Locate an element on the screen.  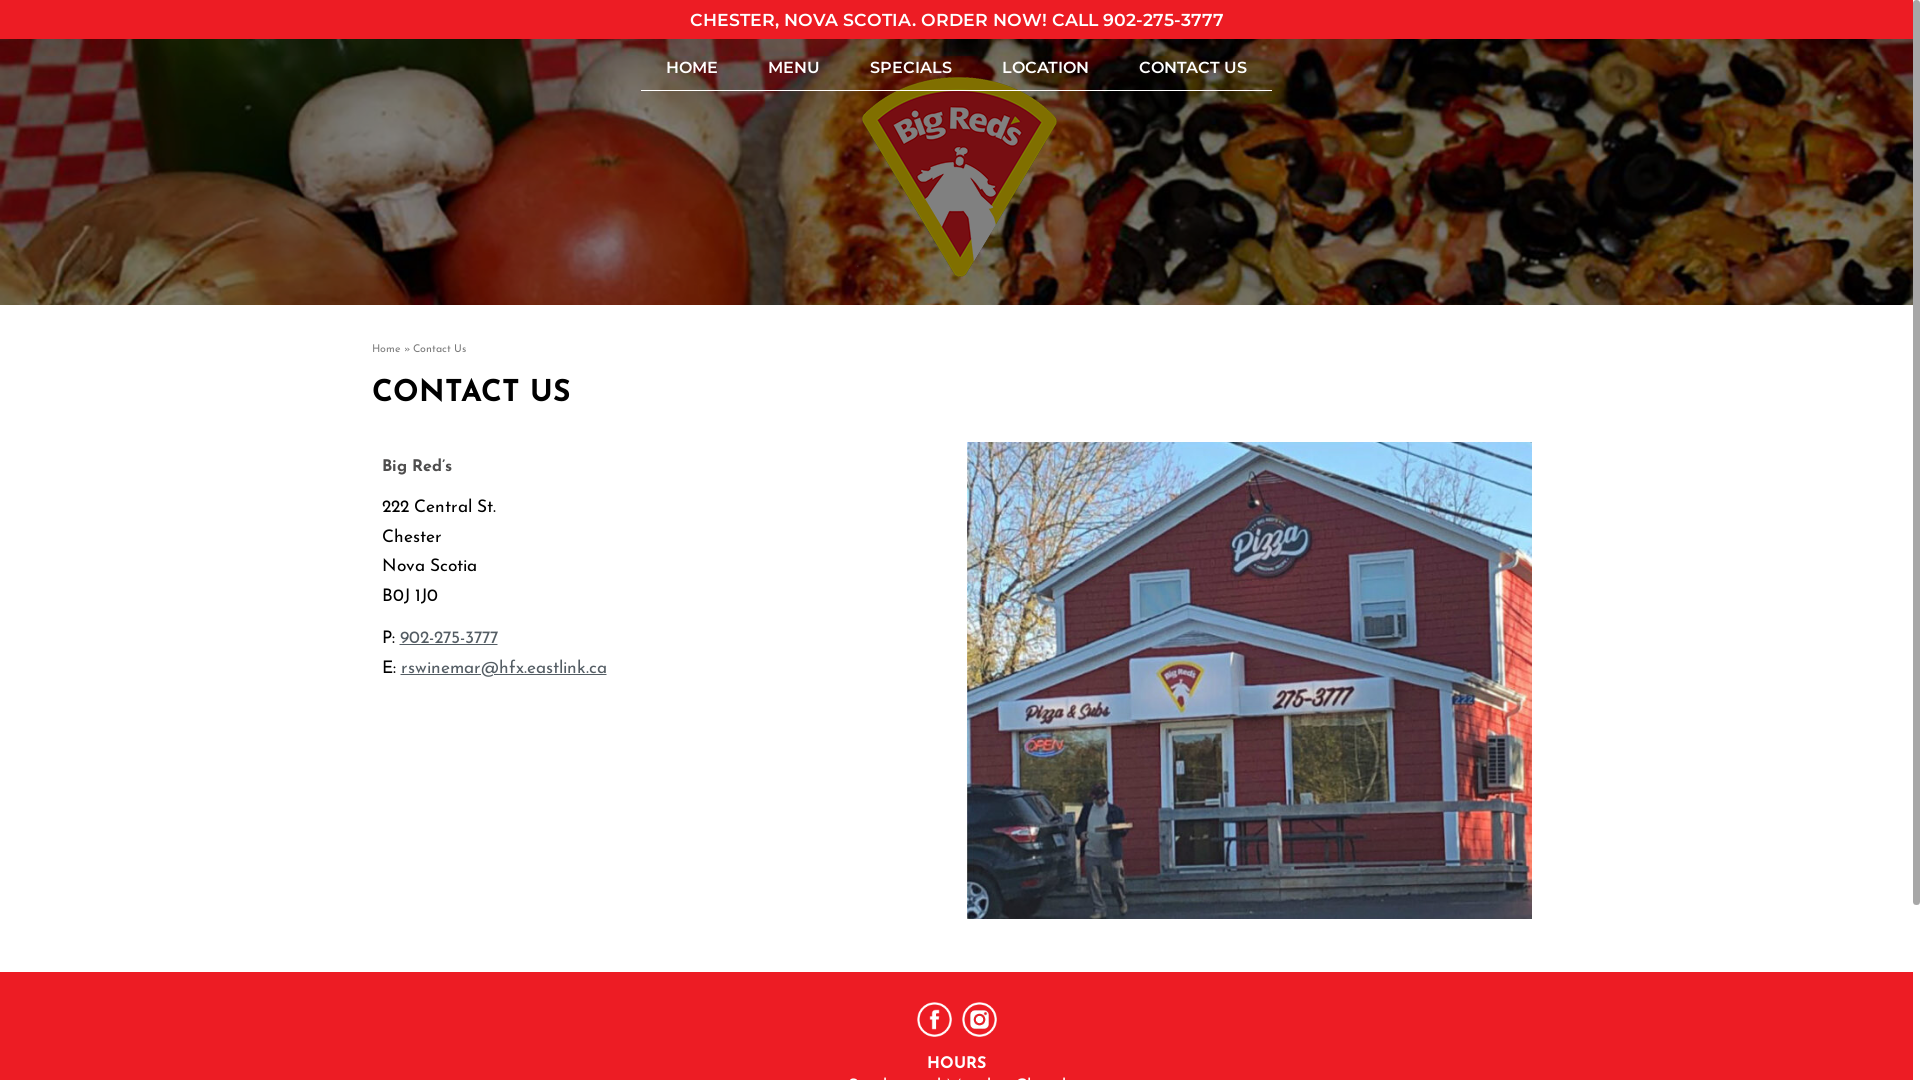
'Home' is located at coordinates (386, 348).